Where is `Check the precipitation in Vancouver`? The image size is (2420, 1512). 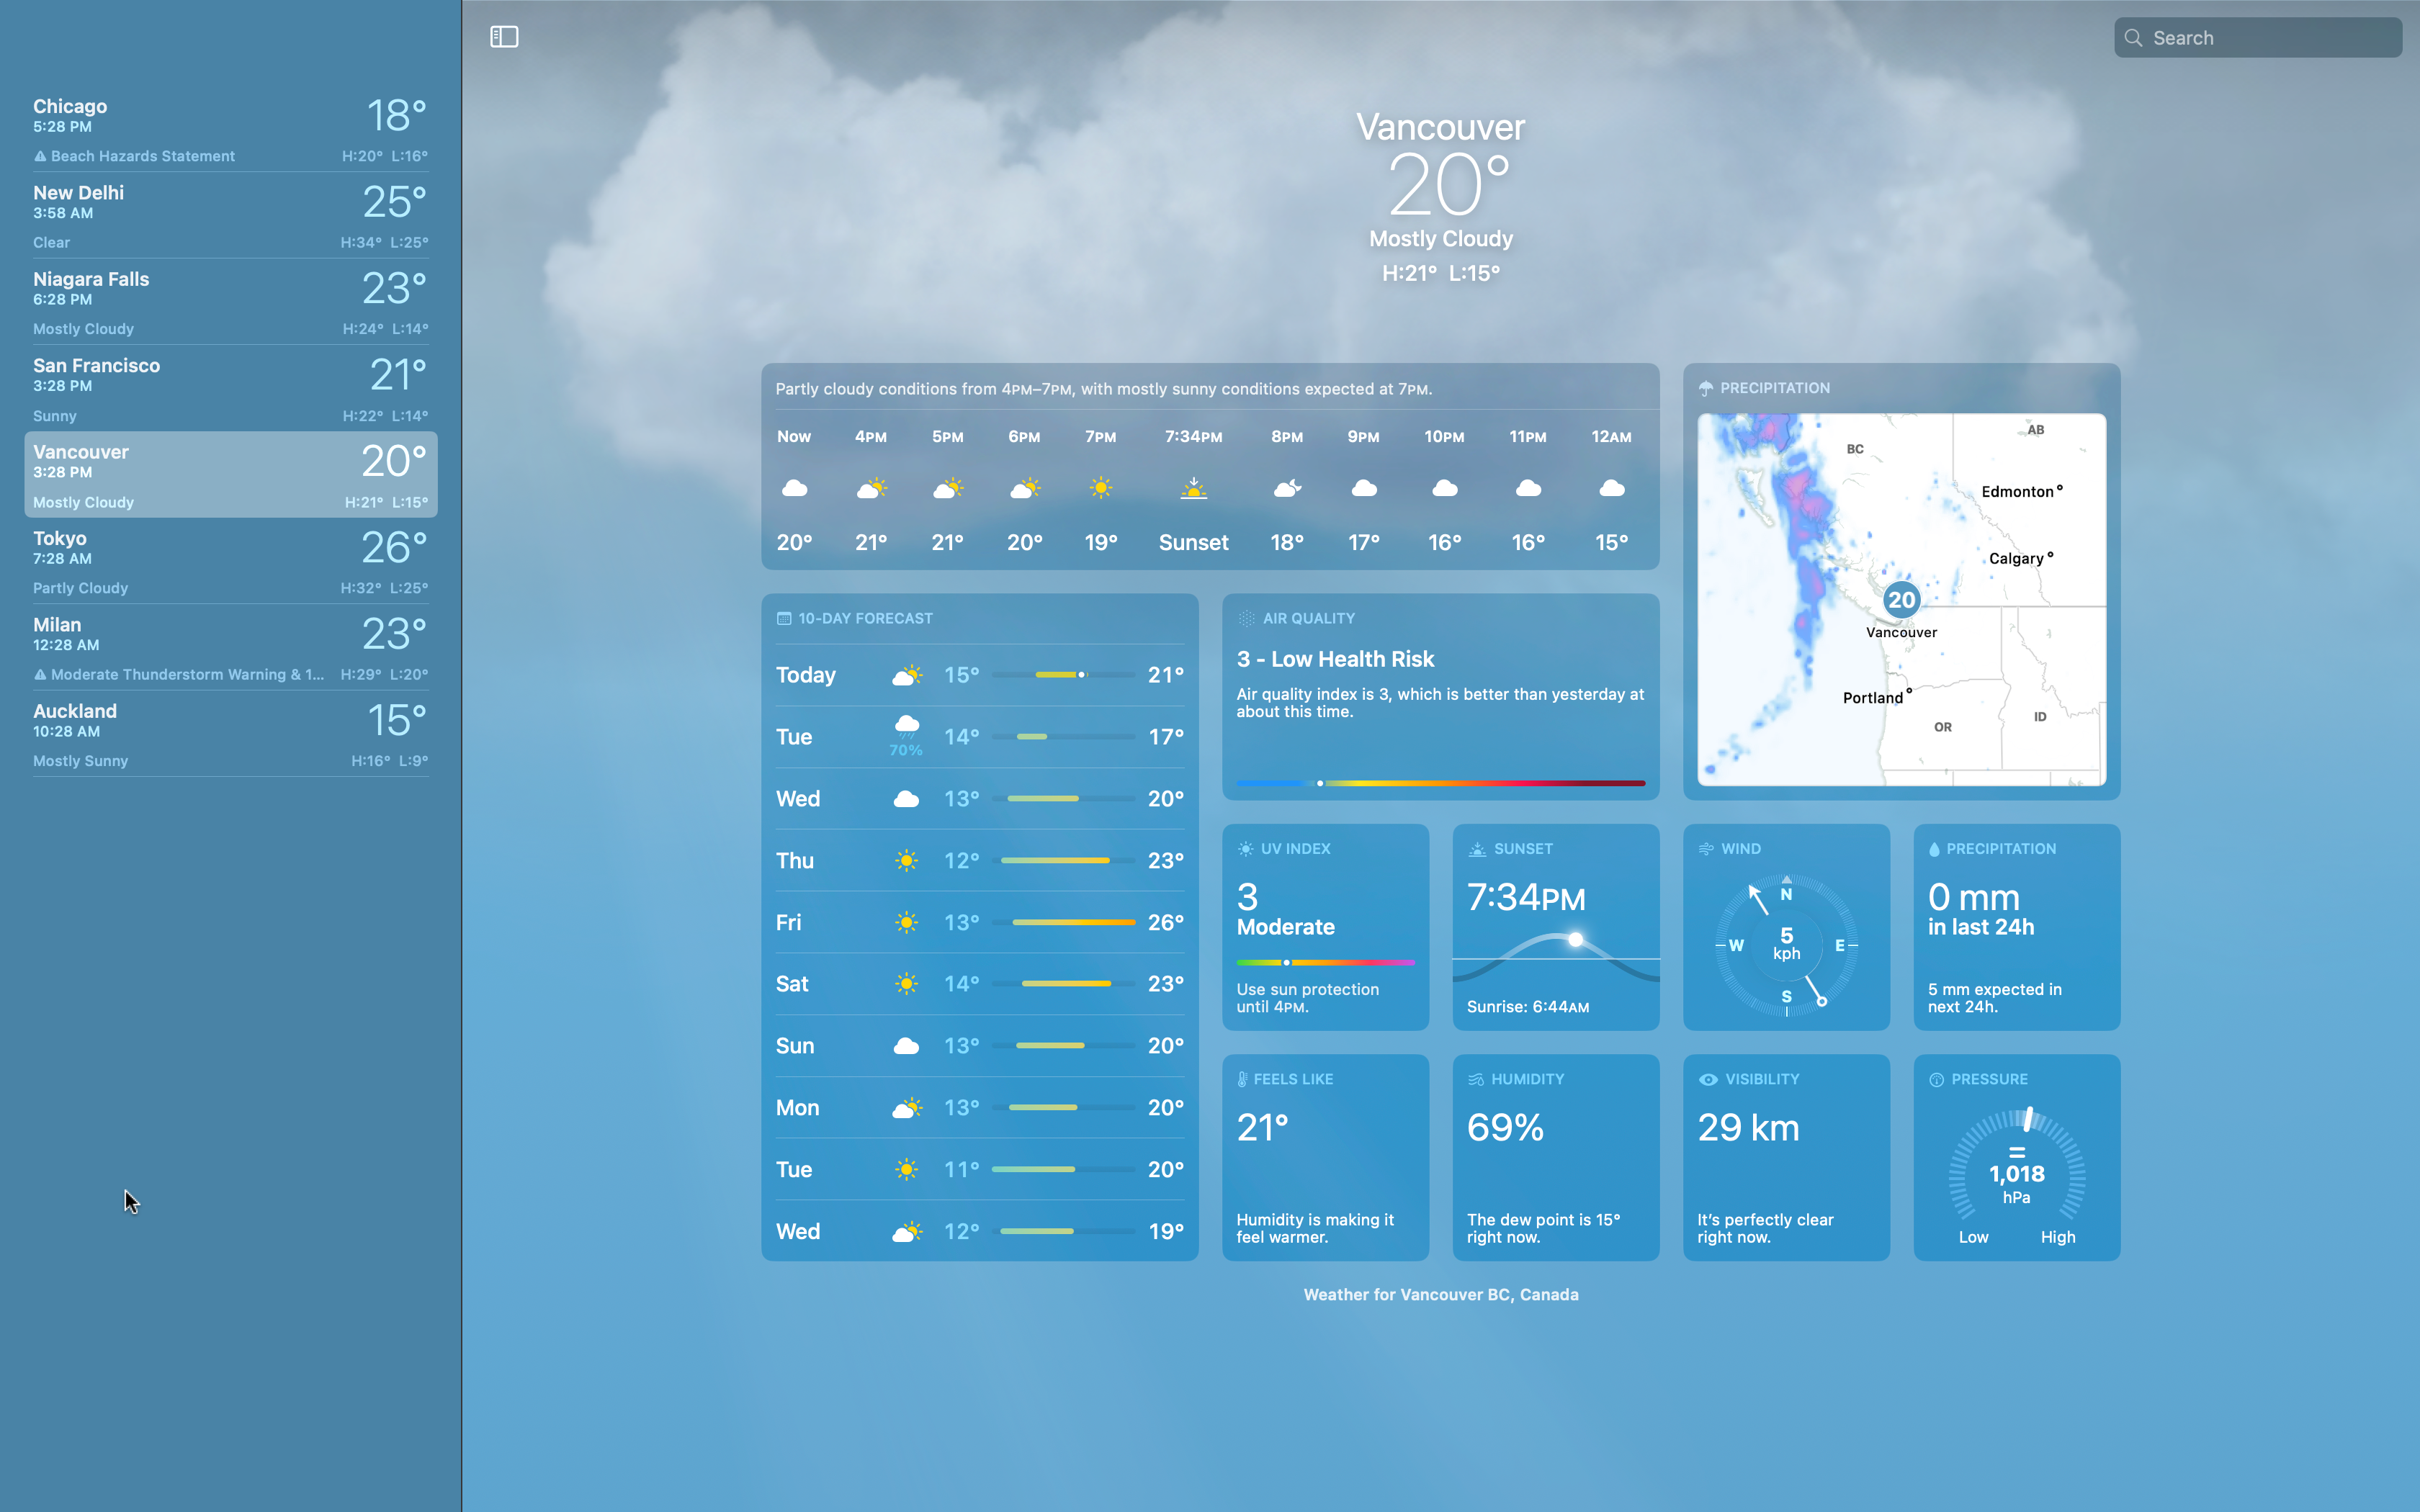 Check the precipitation in Vancouver is located at coordinates (2010, 929).